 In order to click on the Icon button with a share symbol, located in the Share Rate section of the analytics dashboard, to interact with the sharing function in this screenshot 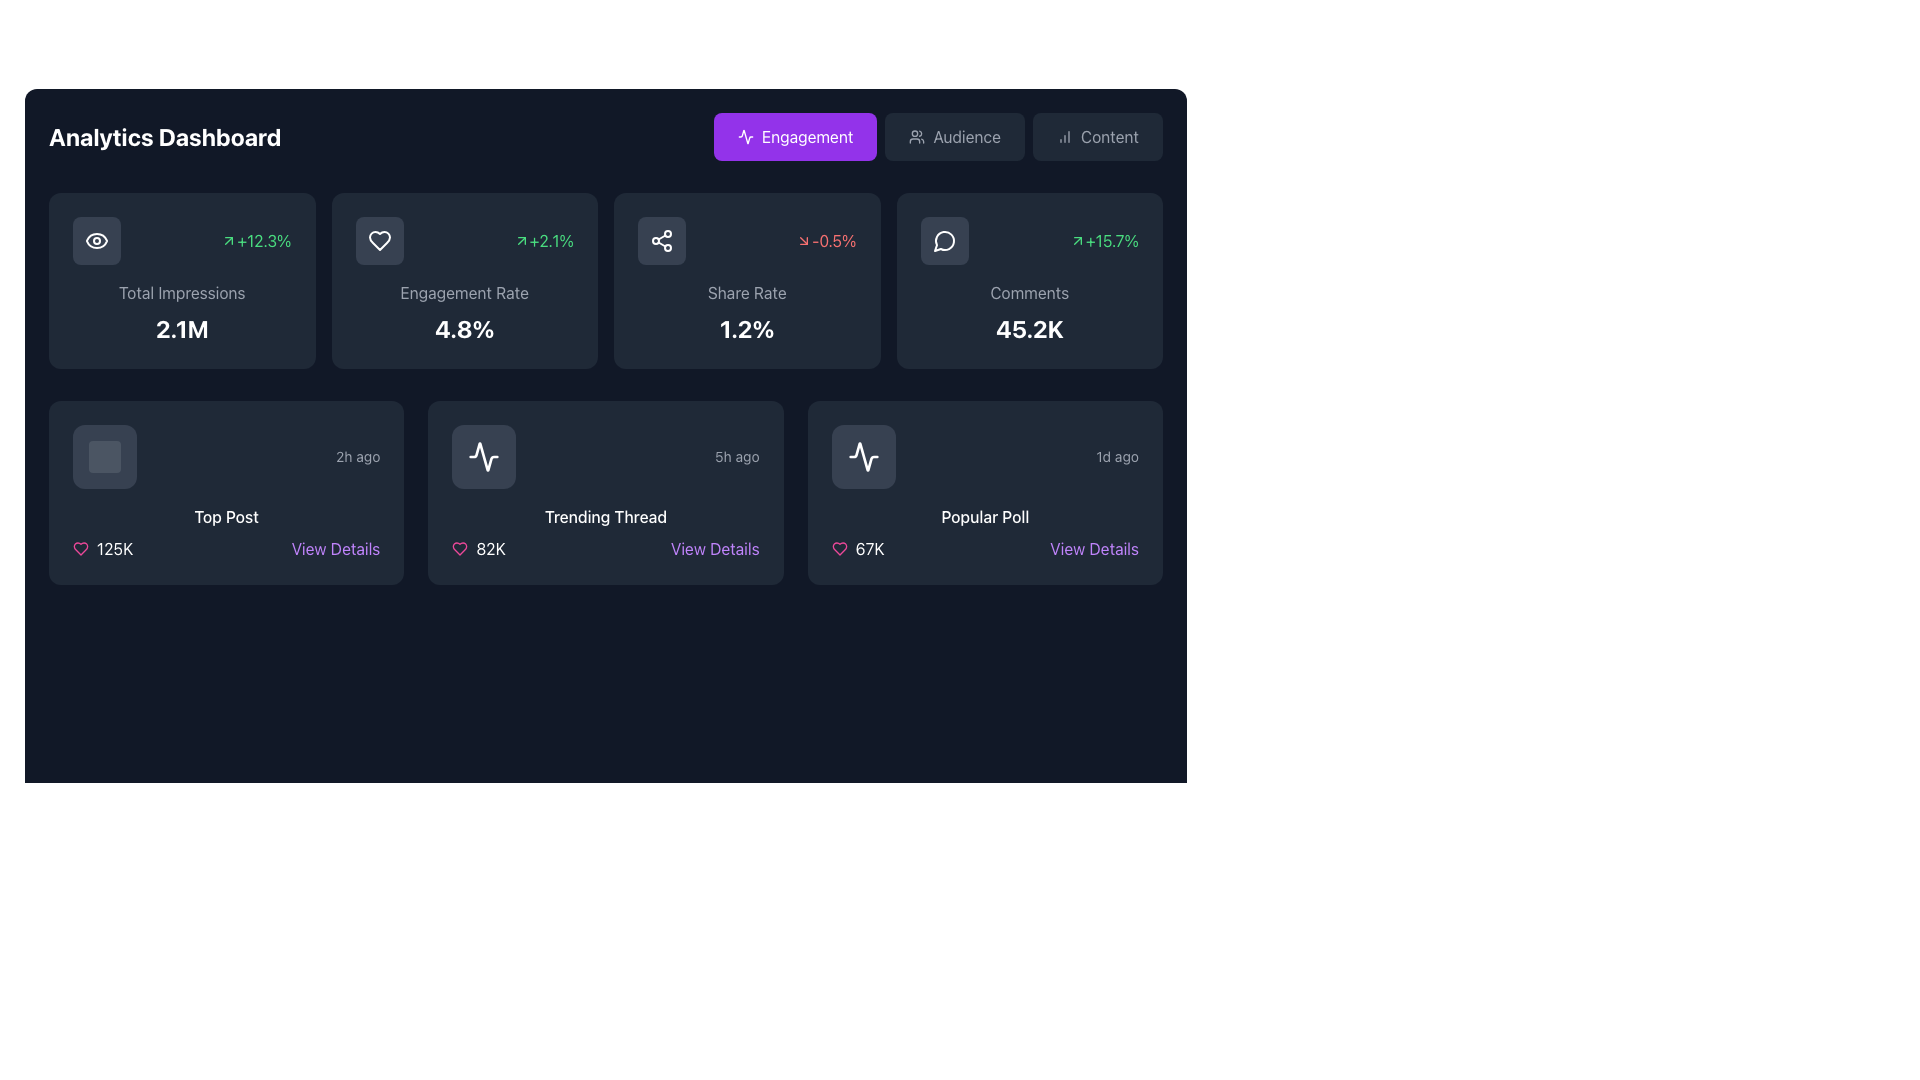, I will do `click(662, 239)`.